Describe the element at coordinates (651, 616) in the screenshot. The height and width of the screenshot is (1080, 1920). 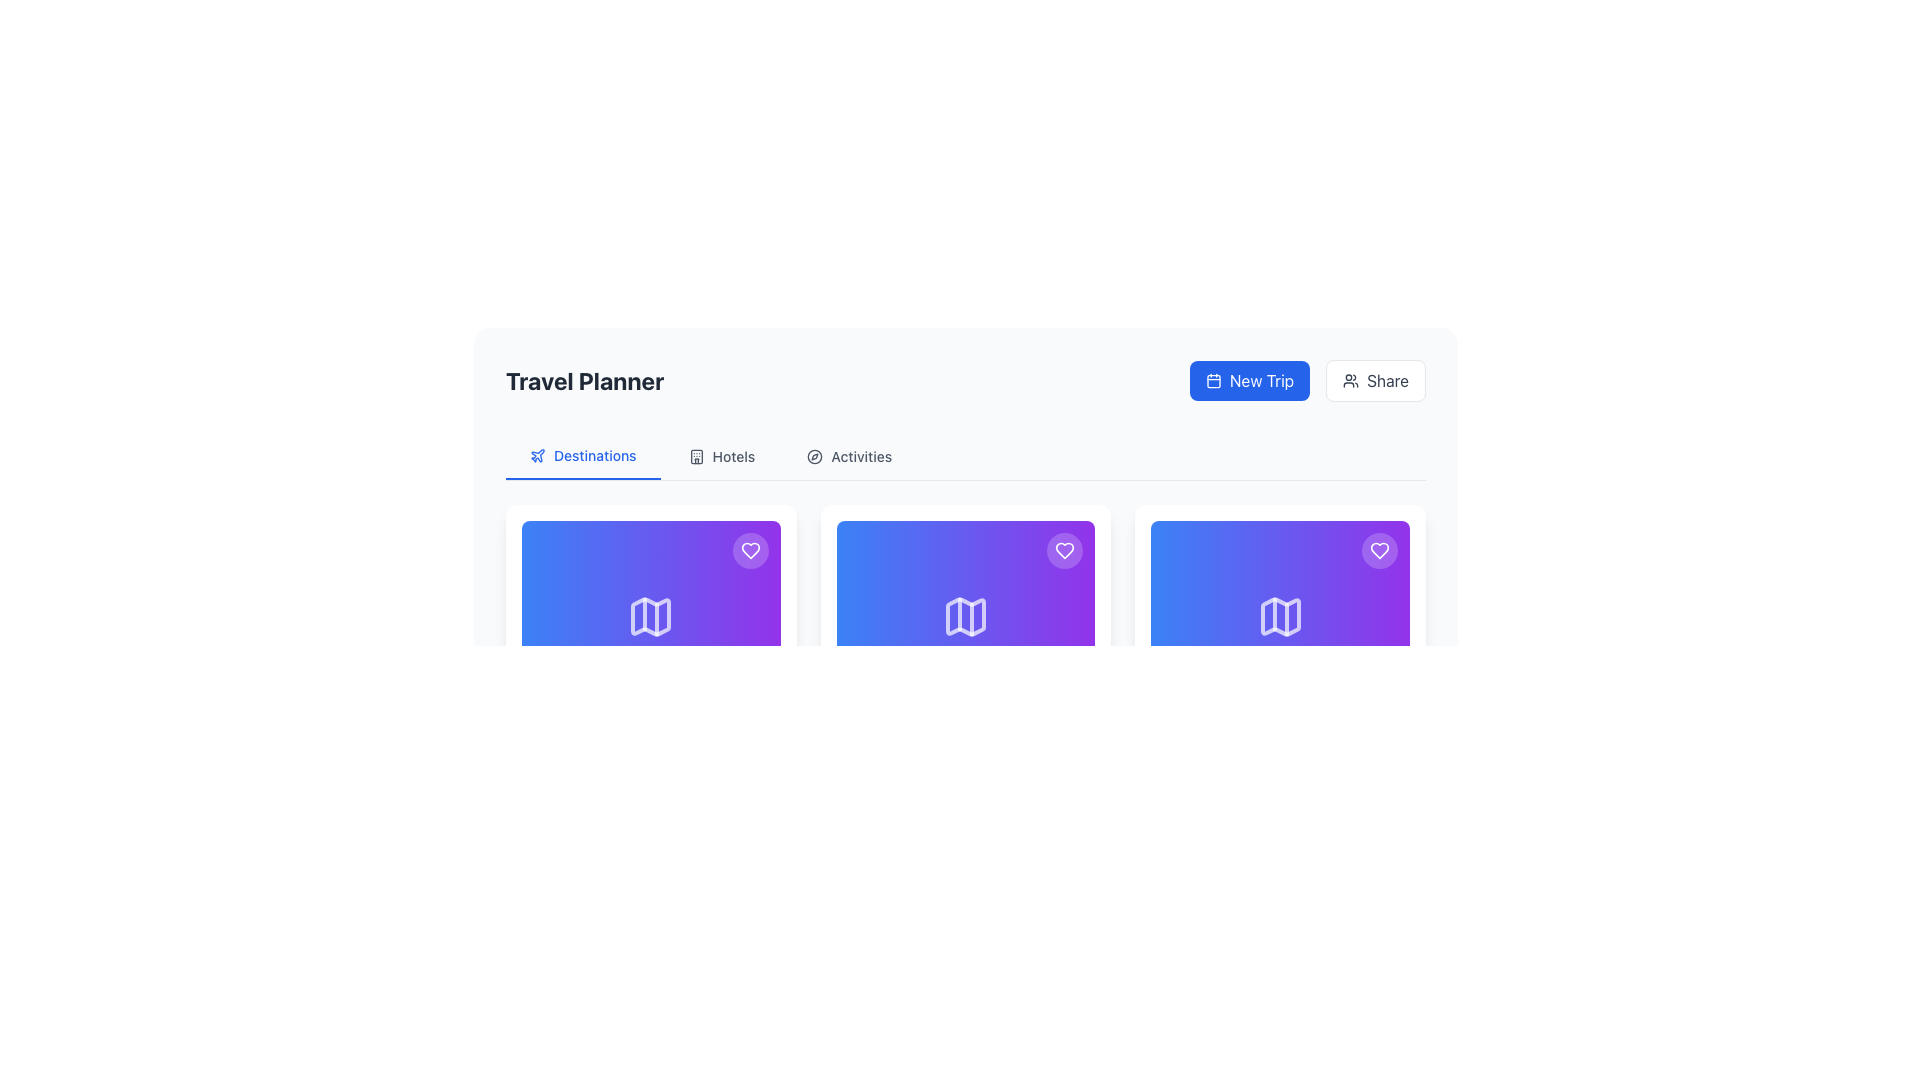
I see `the first card in the 'Destinations' section` at that location.